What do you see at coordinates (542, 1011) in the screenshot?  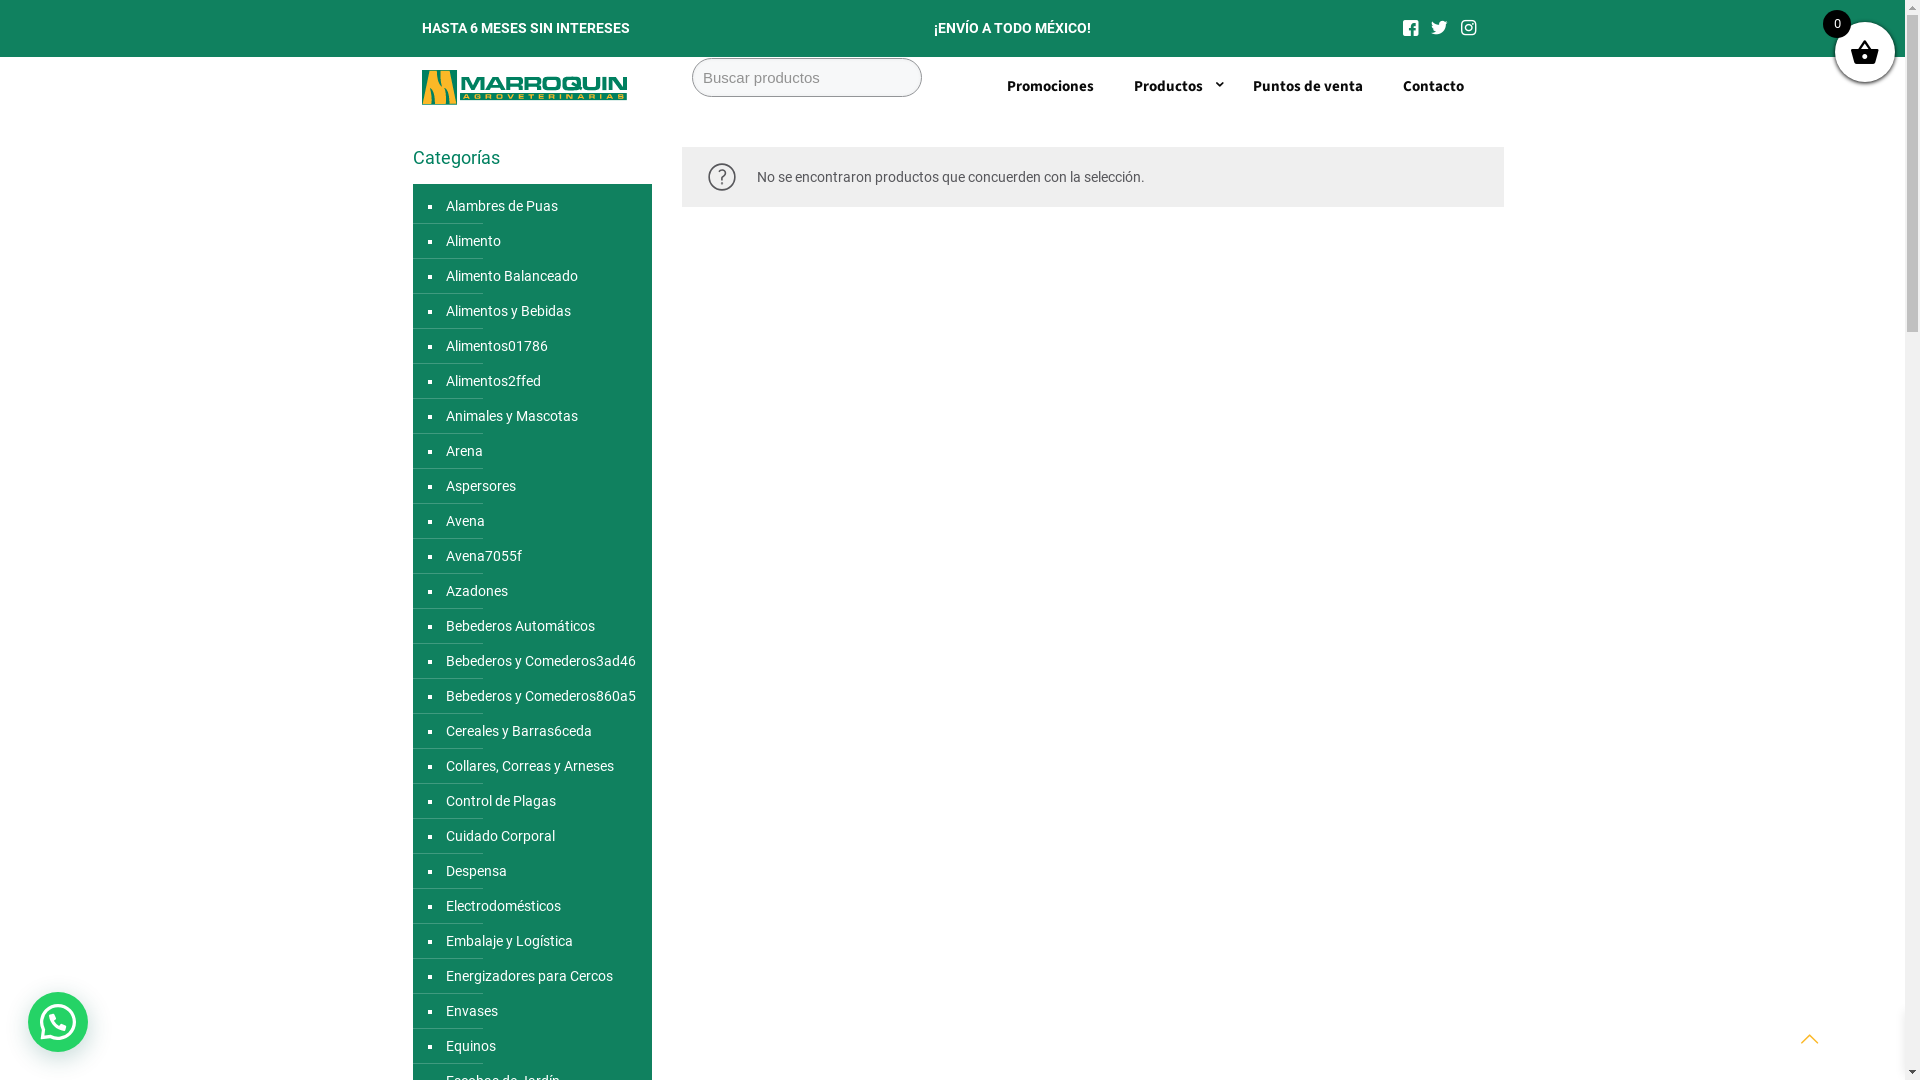 I see `'Envases'` at bounding box center [542, 1011].